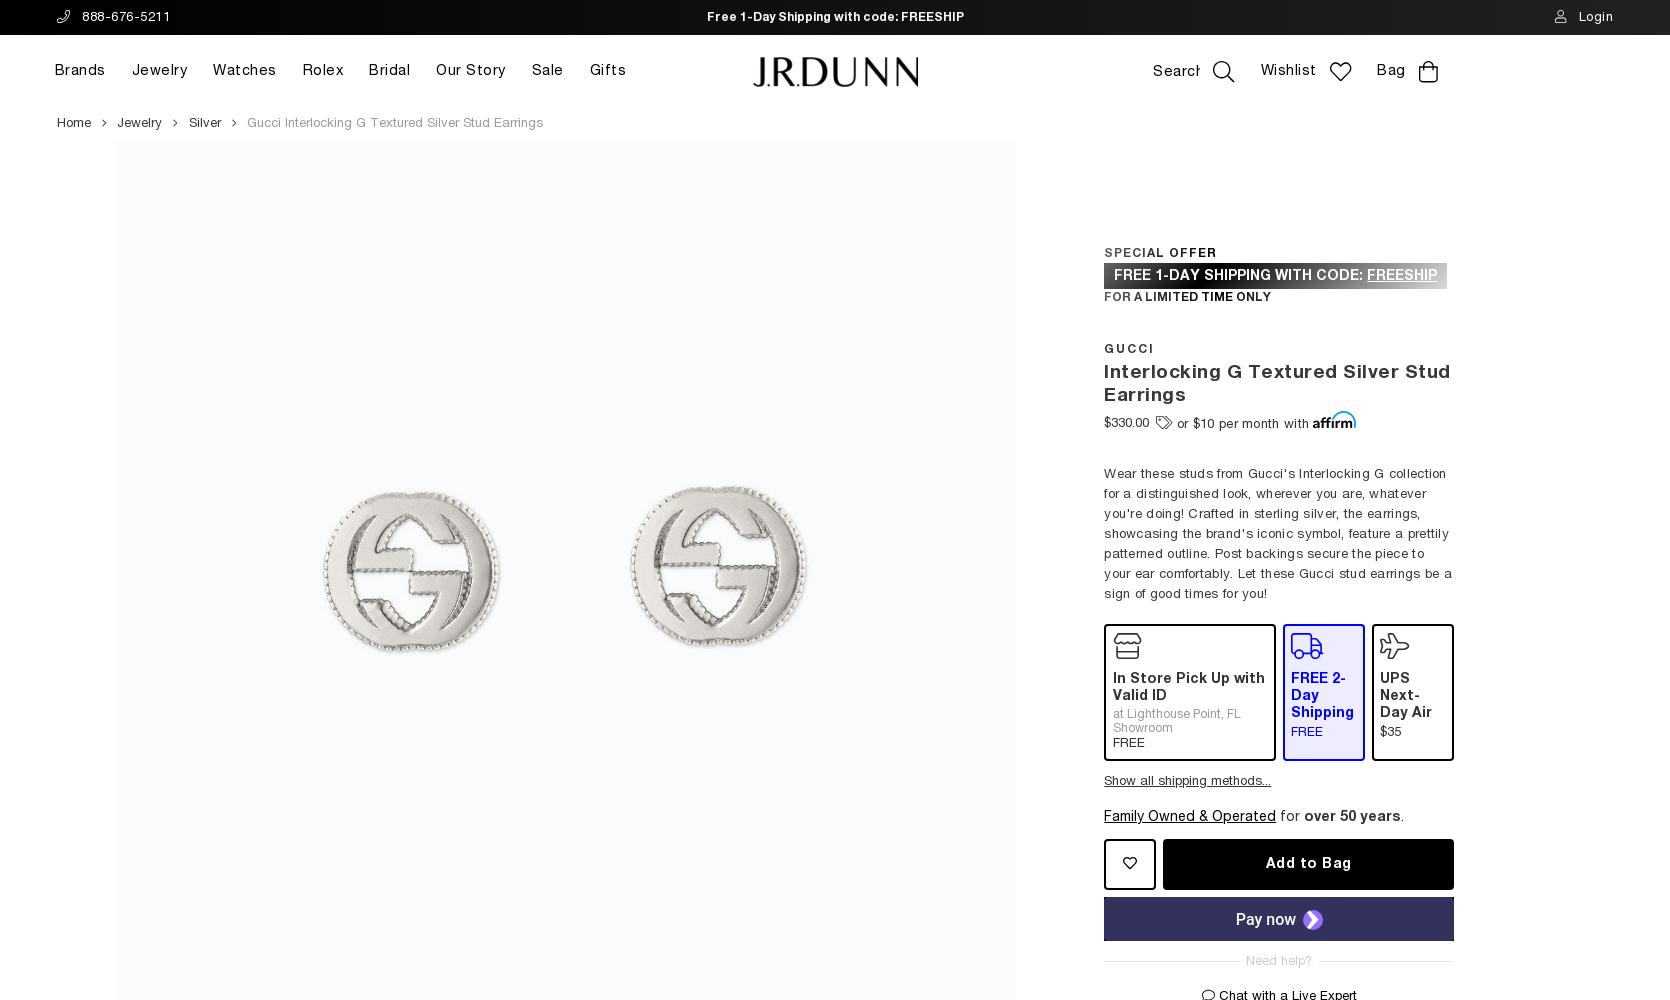 The width and height of the screenshot is (1670, 1000). What do you see at coordinates (1111, 686) in the screenshot?
I see `'In Store Pick Up with Valid ID'` at bounding box center [1111, 686].